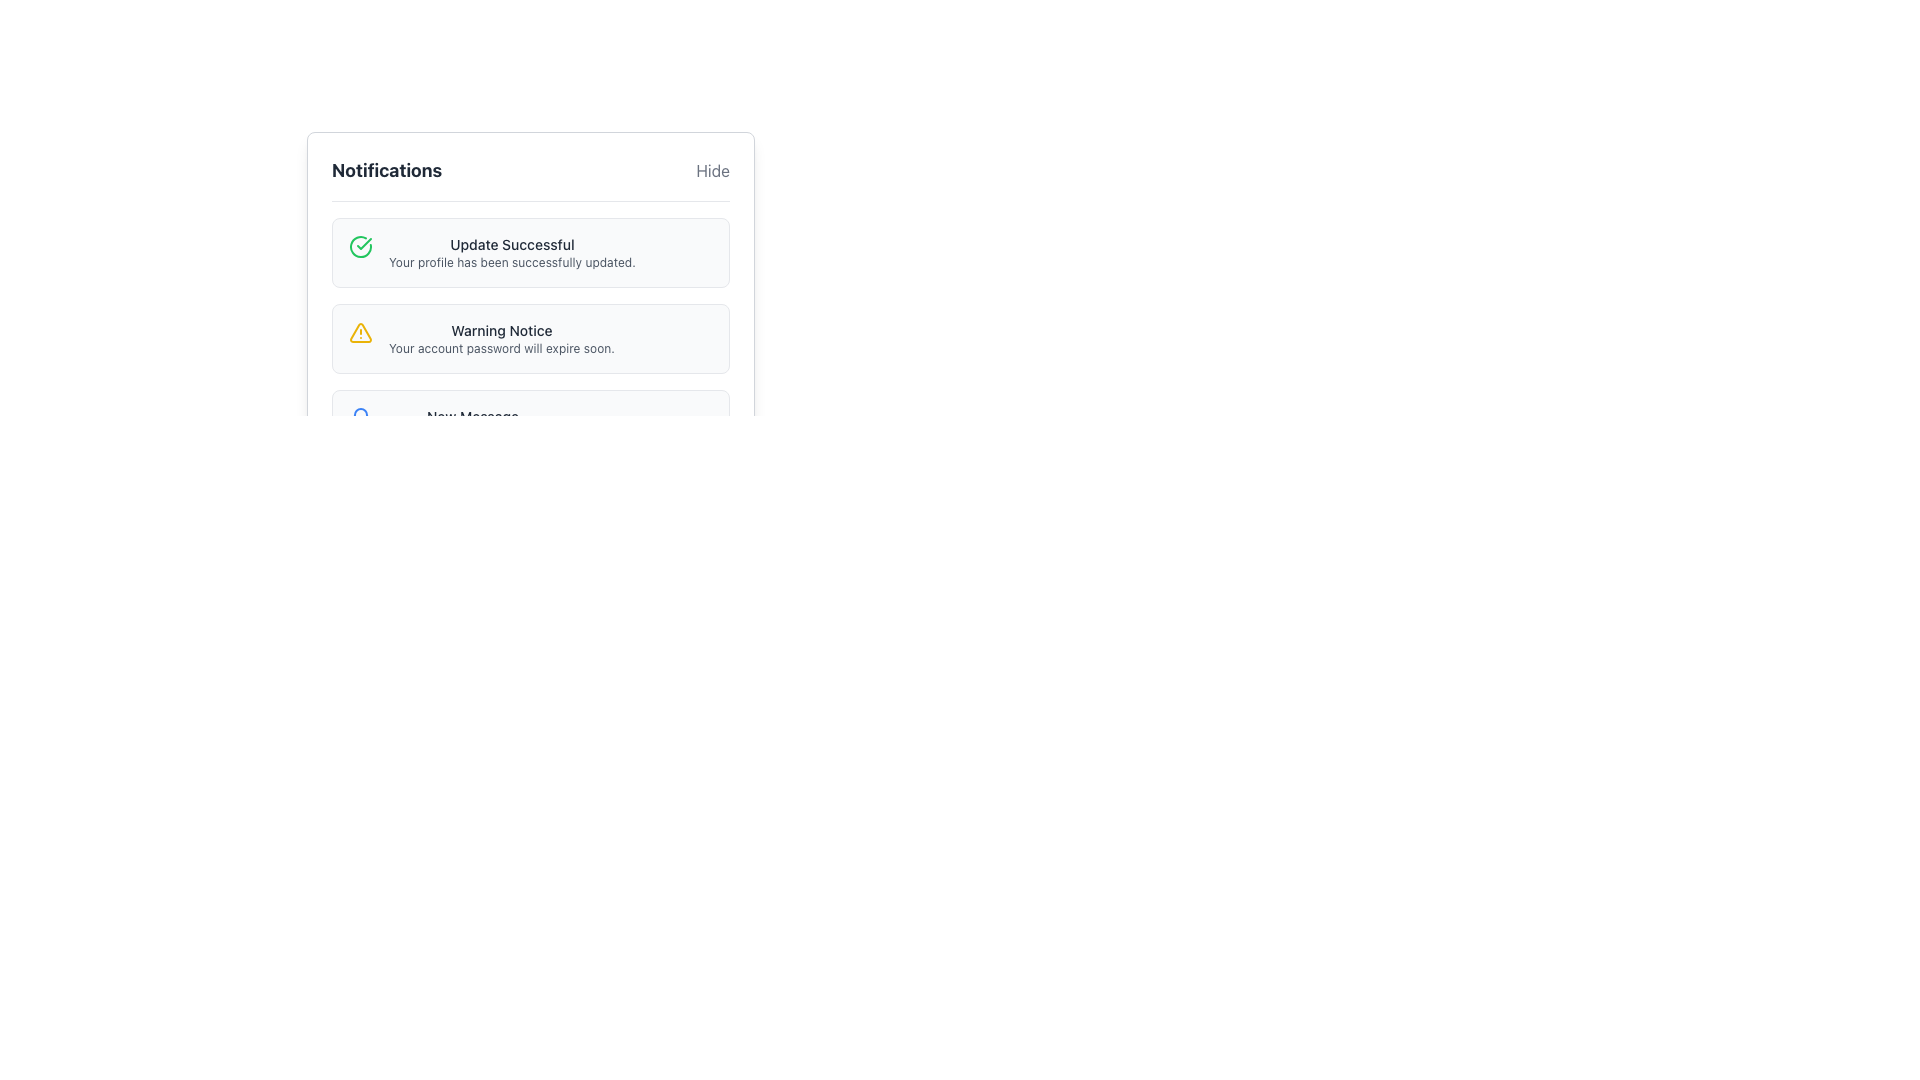  I want to click on the 'Hide' button located to the right of the 'Notifications' title to trigger the hover effect that darkens its color, so click(713, 169).